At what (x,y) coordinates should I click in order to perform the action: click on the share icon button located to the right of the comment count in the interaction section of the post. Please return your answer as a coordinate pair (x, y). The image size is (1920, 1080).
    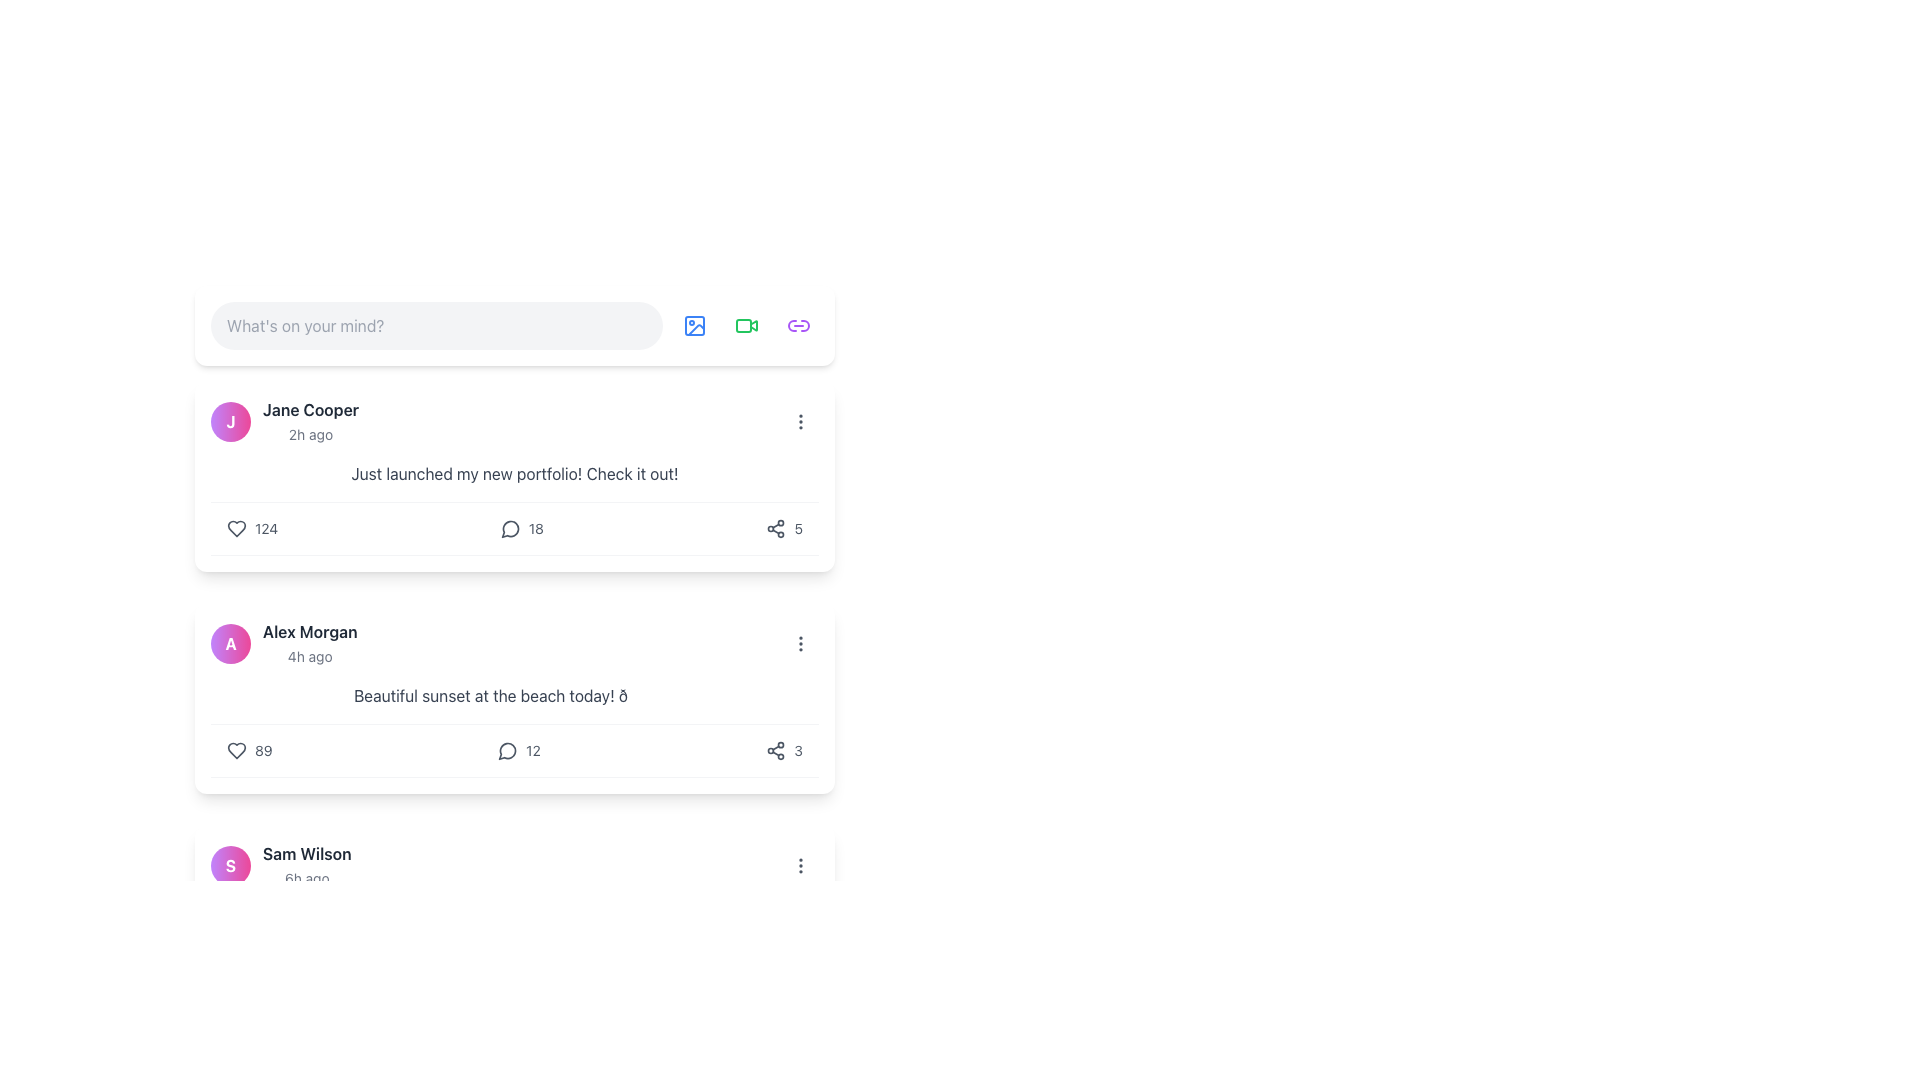
    Looking at the image, I should click on (775, 751).